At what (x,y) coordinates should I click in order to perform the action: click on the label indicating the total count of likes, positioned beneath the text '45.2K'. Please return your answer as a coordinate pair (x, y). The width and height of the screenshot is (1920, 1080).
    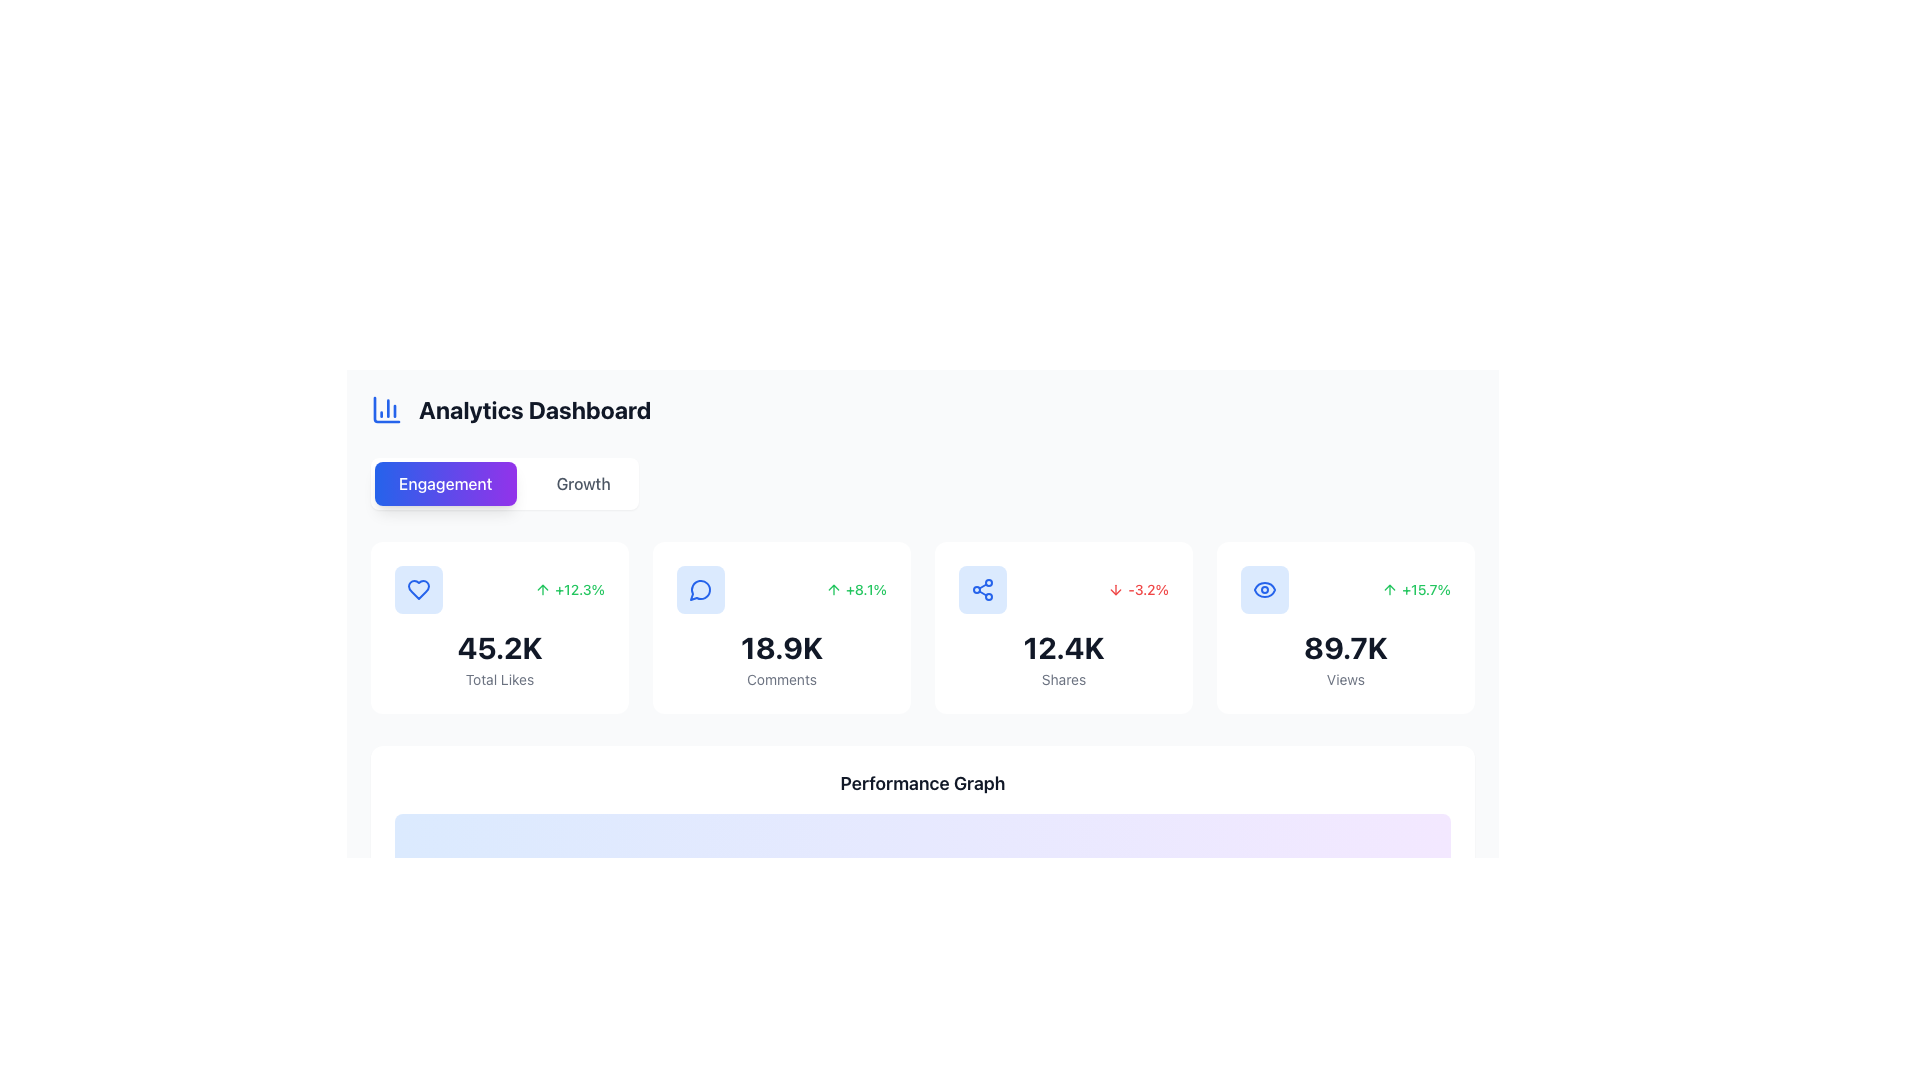
    Looking at the image, I should click on (499, 678).